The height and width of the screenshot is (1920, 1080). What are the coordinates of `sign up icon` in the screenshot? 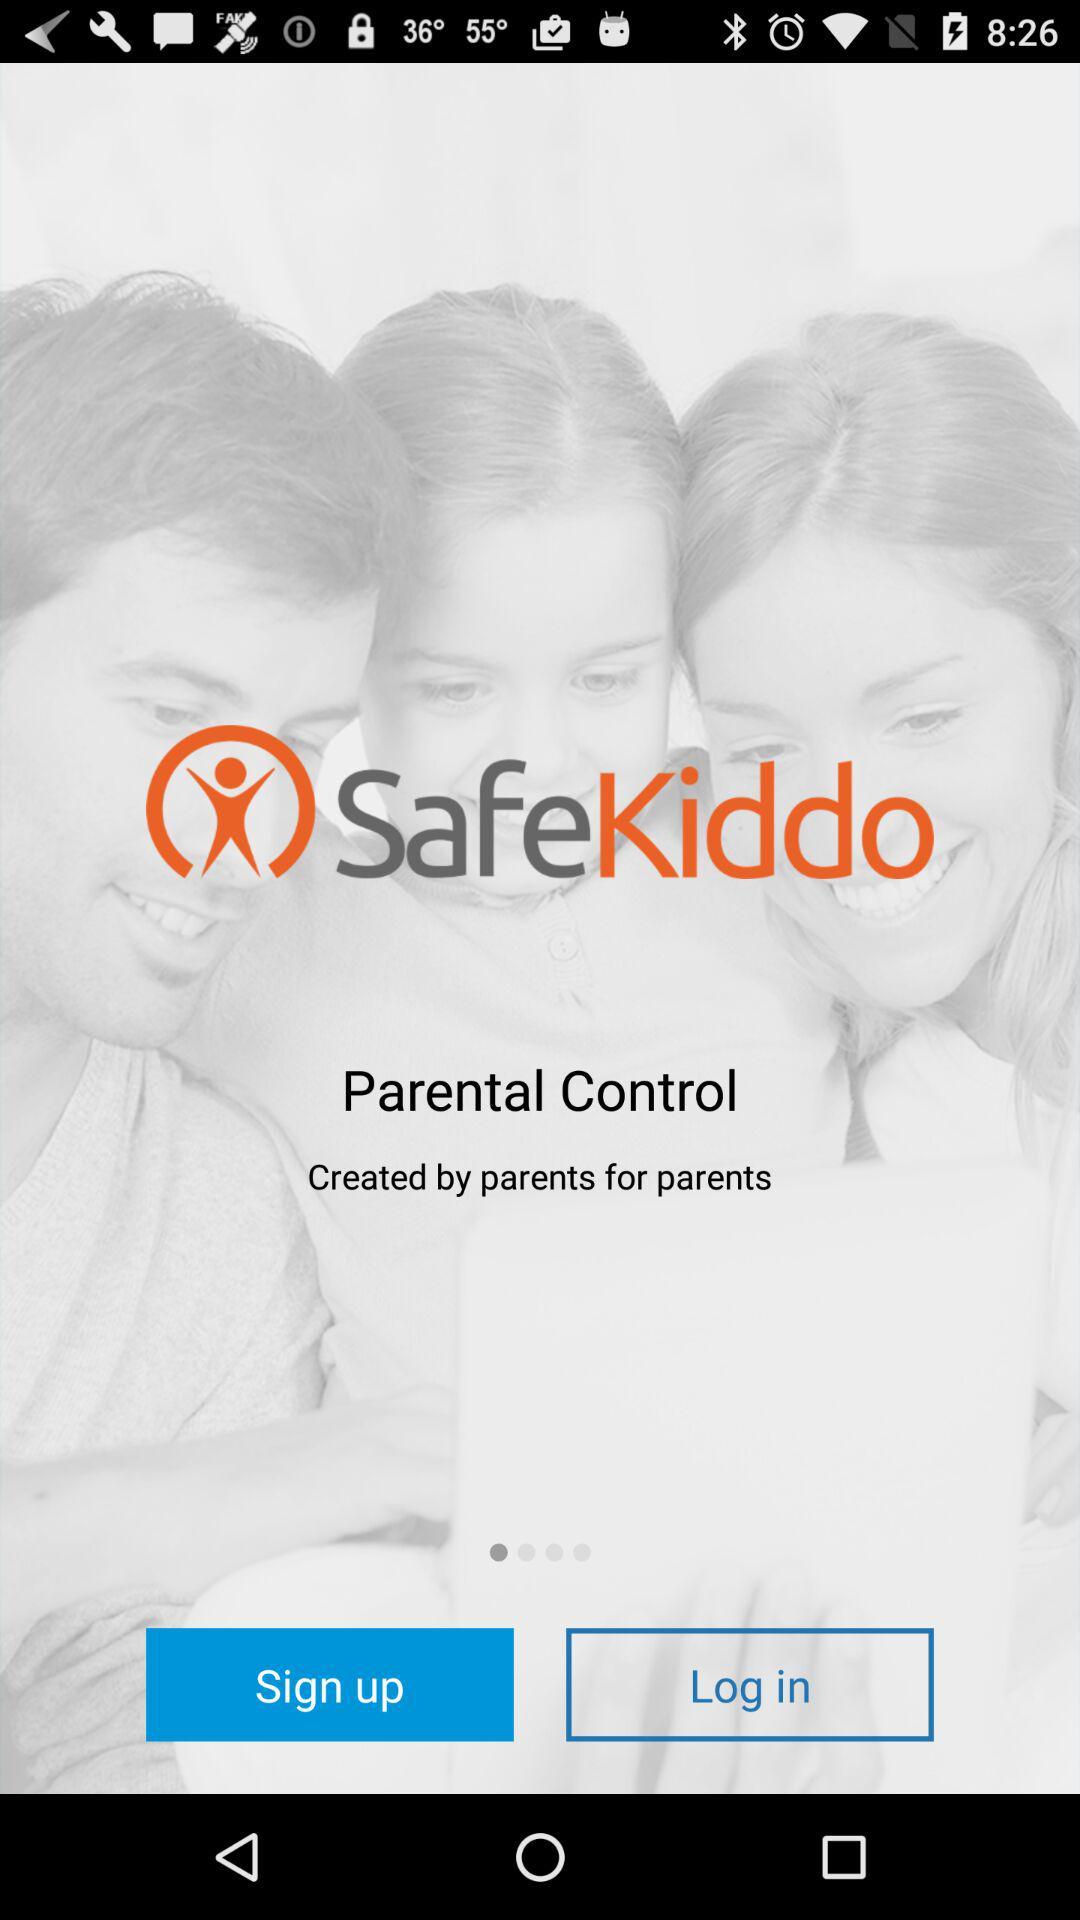 It's located at (329, 1683).